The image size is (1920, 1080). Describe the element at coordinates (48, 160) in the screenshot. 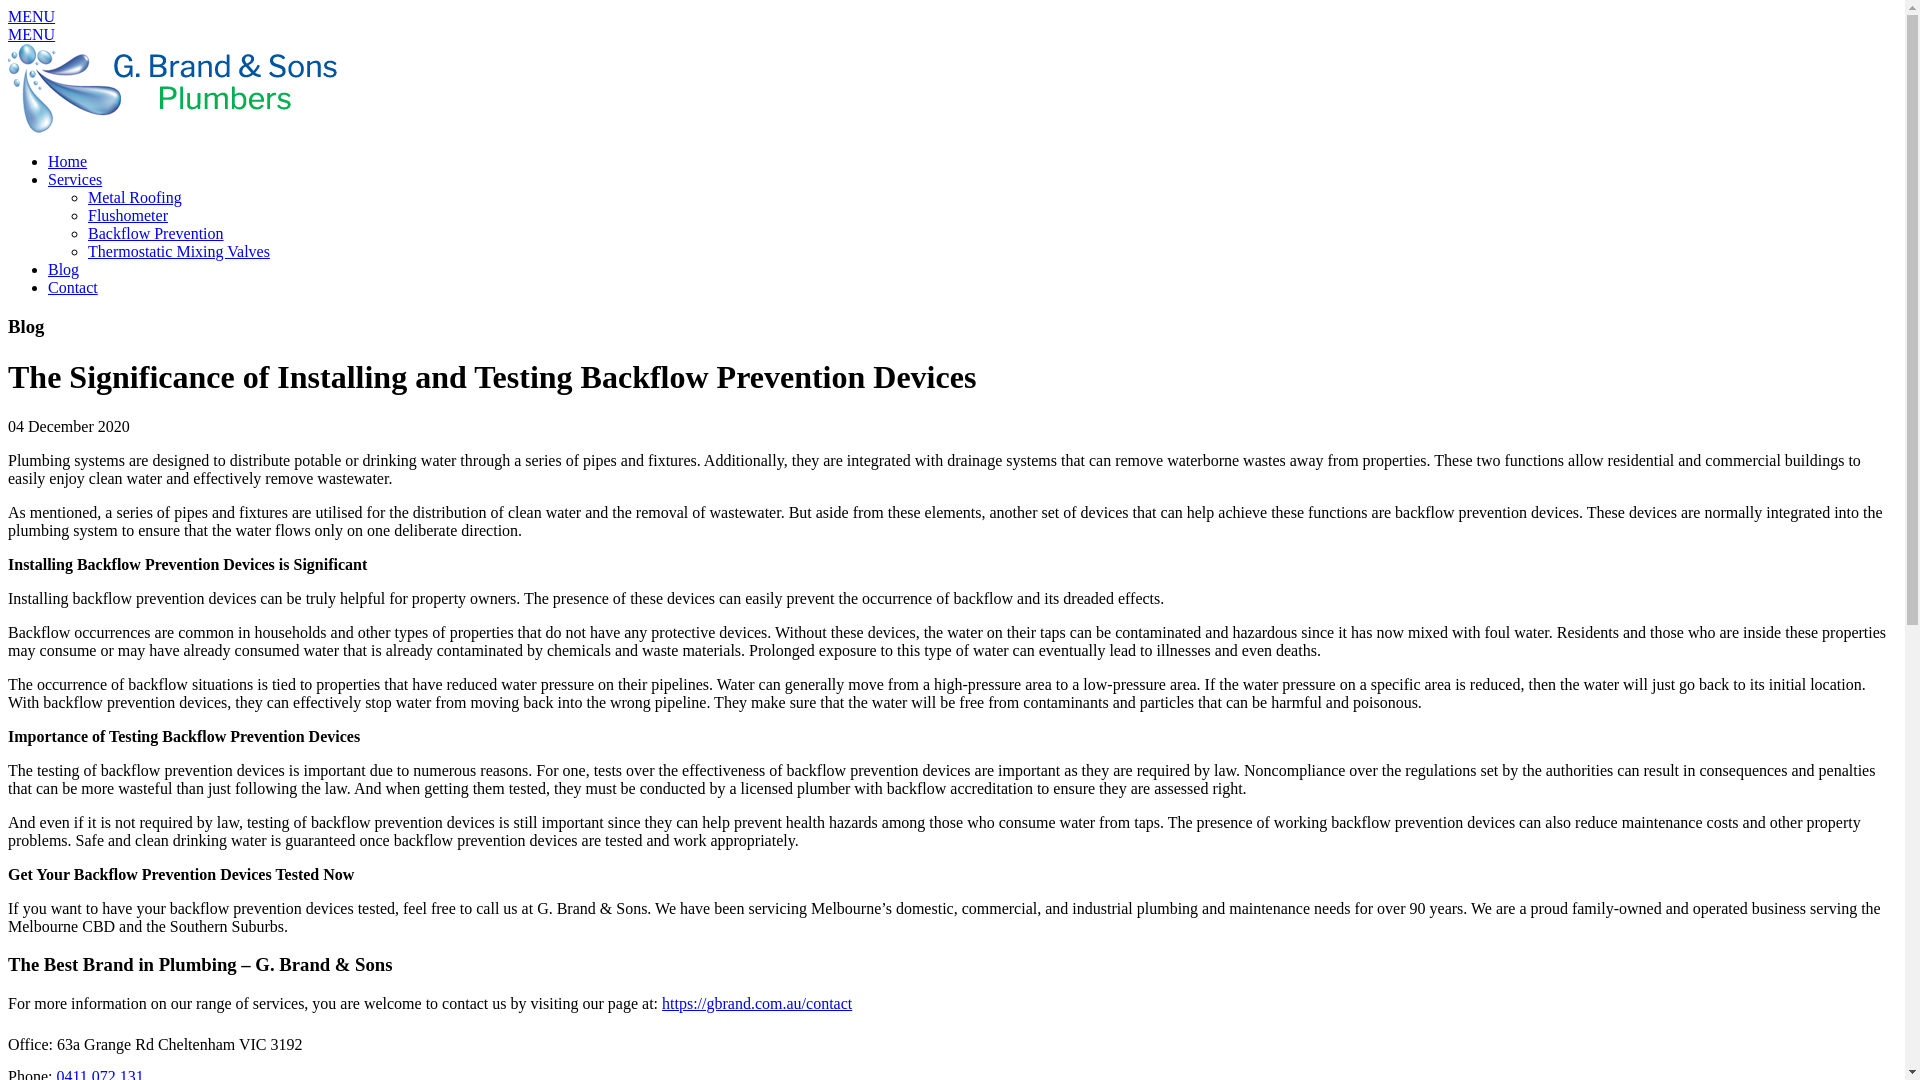

I see `'Home'` at that location.